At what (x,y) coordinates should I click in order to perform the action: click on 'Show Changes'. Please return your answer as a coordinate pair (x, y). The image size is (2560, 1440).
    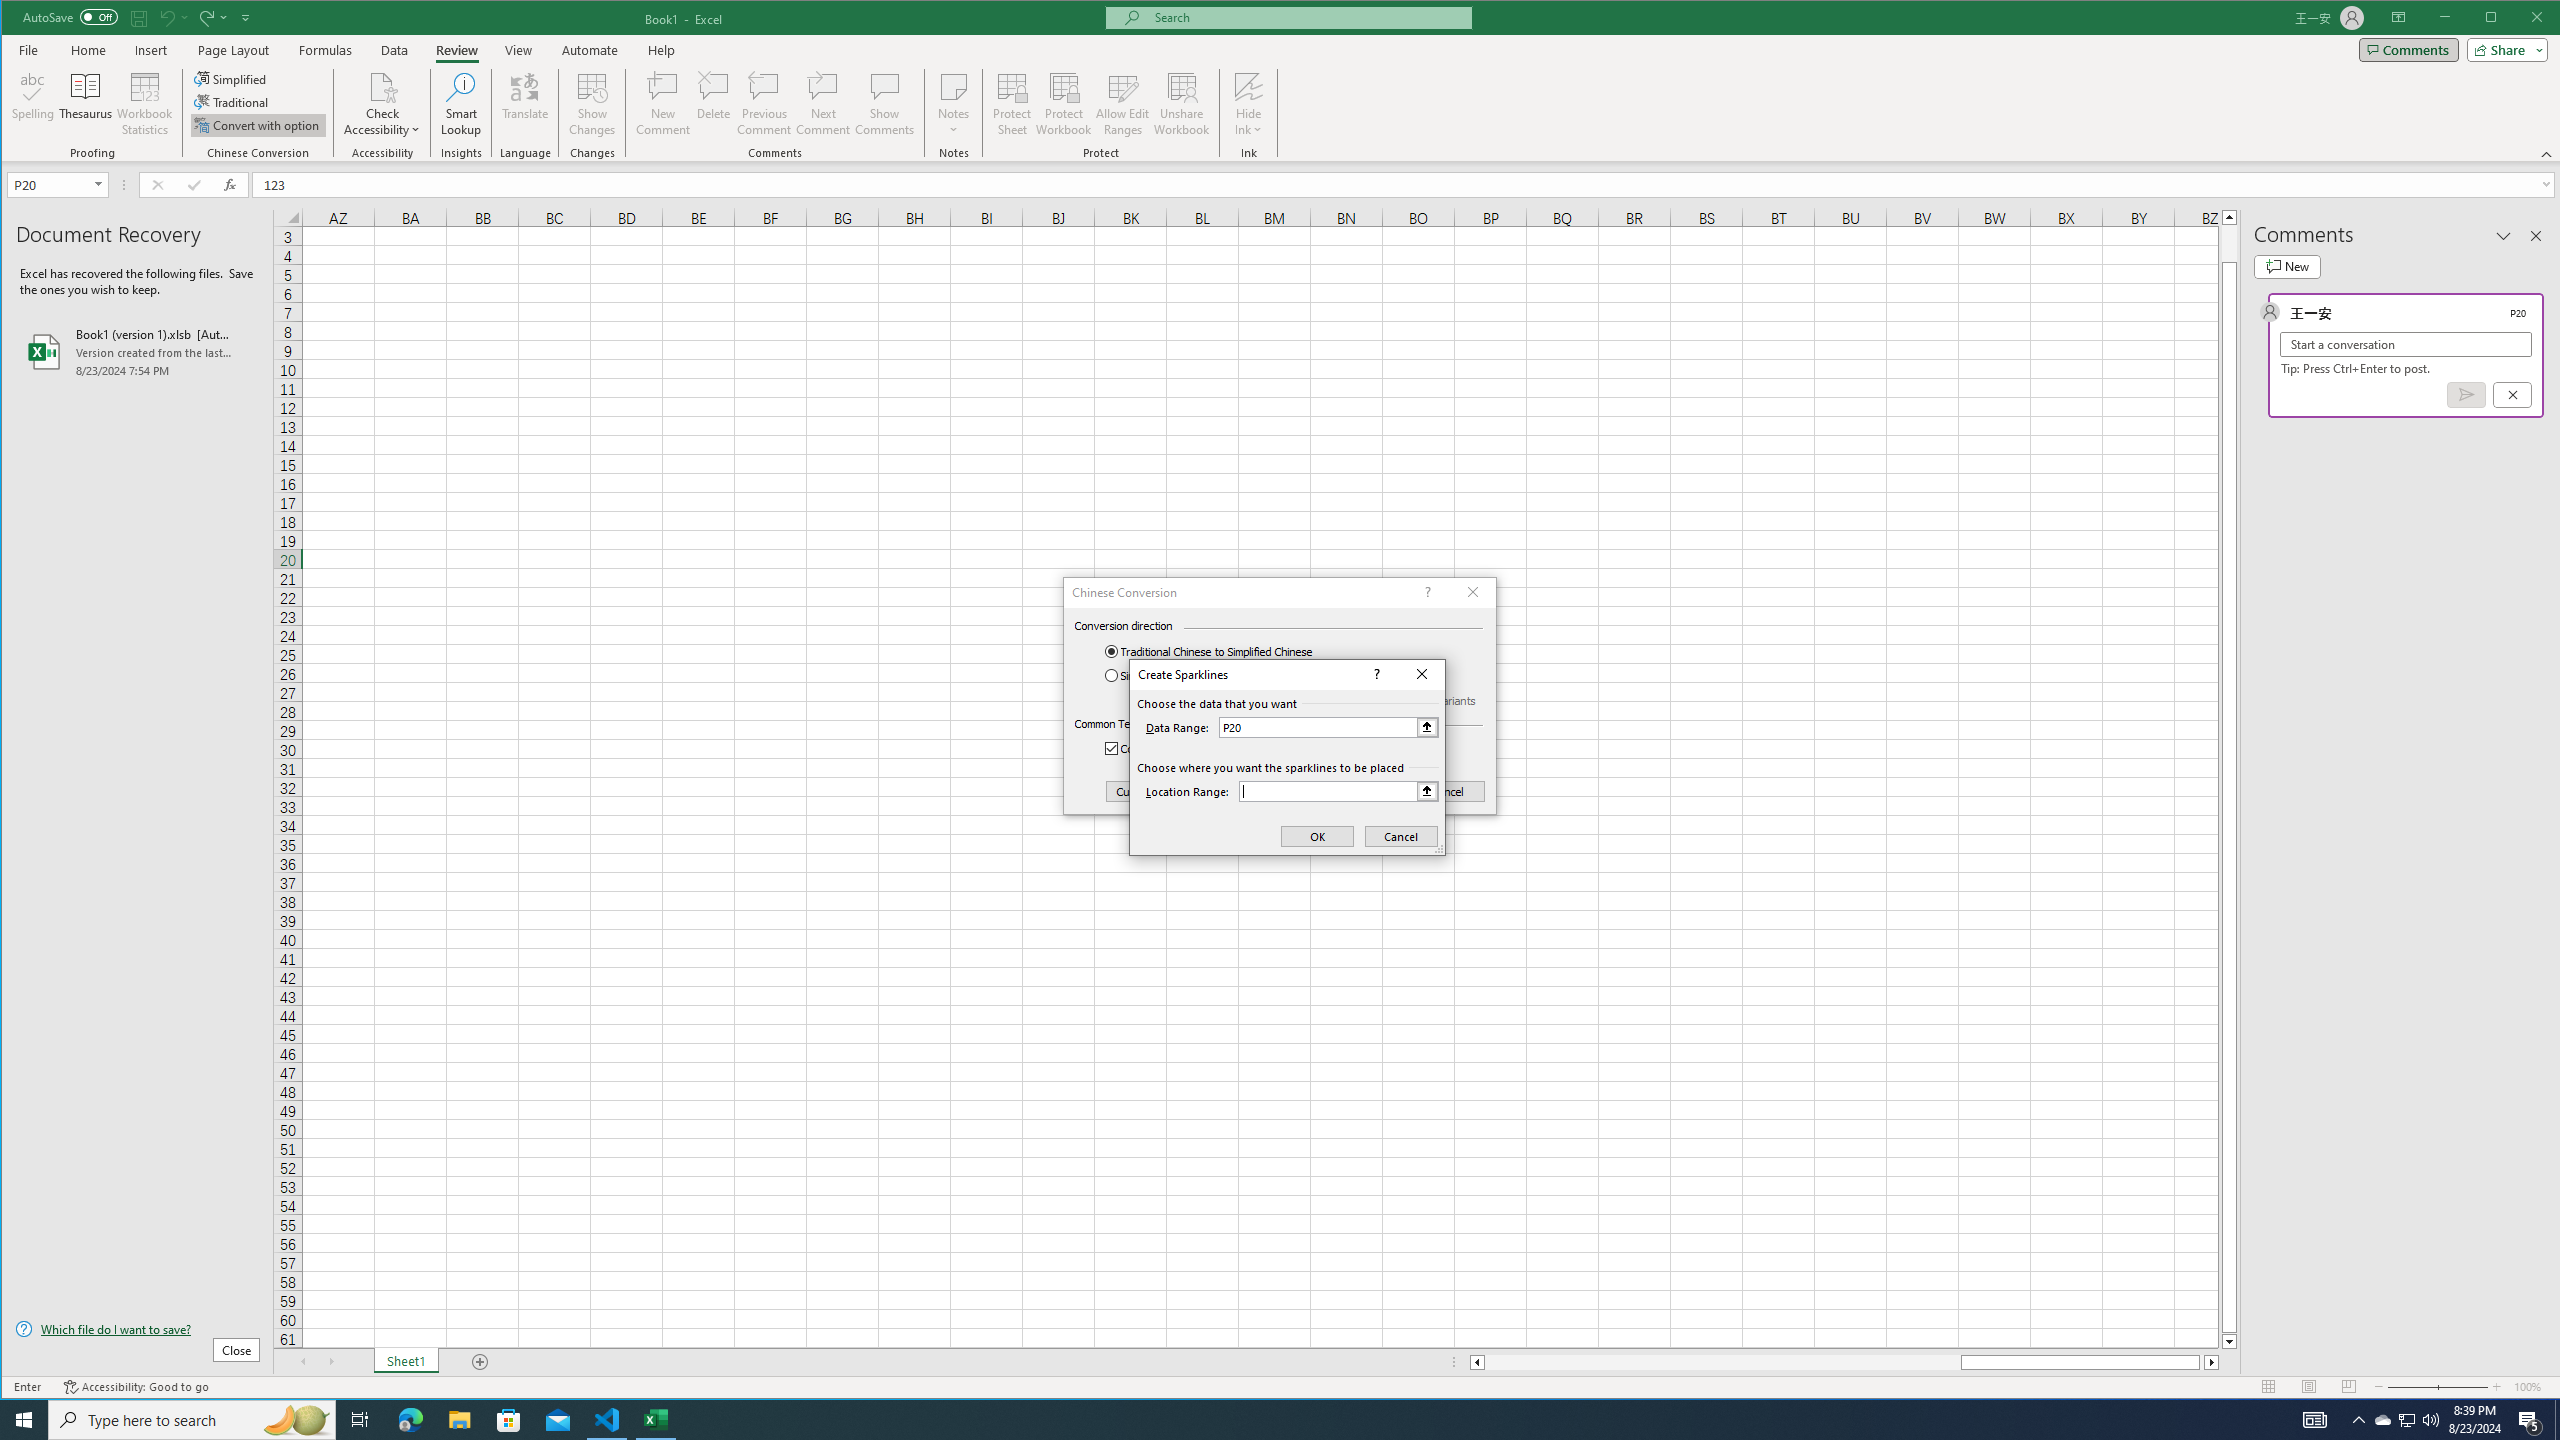
    Looking at the image, I should click on (591, 103).